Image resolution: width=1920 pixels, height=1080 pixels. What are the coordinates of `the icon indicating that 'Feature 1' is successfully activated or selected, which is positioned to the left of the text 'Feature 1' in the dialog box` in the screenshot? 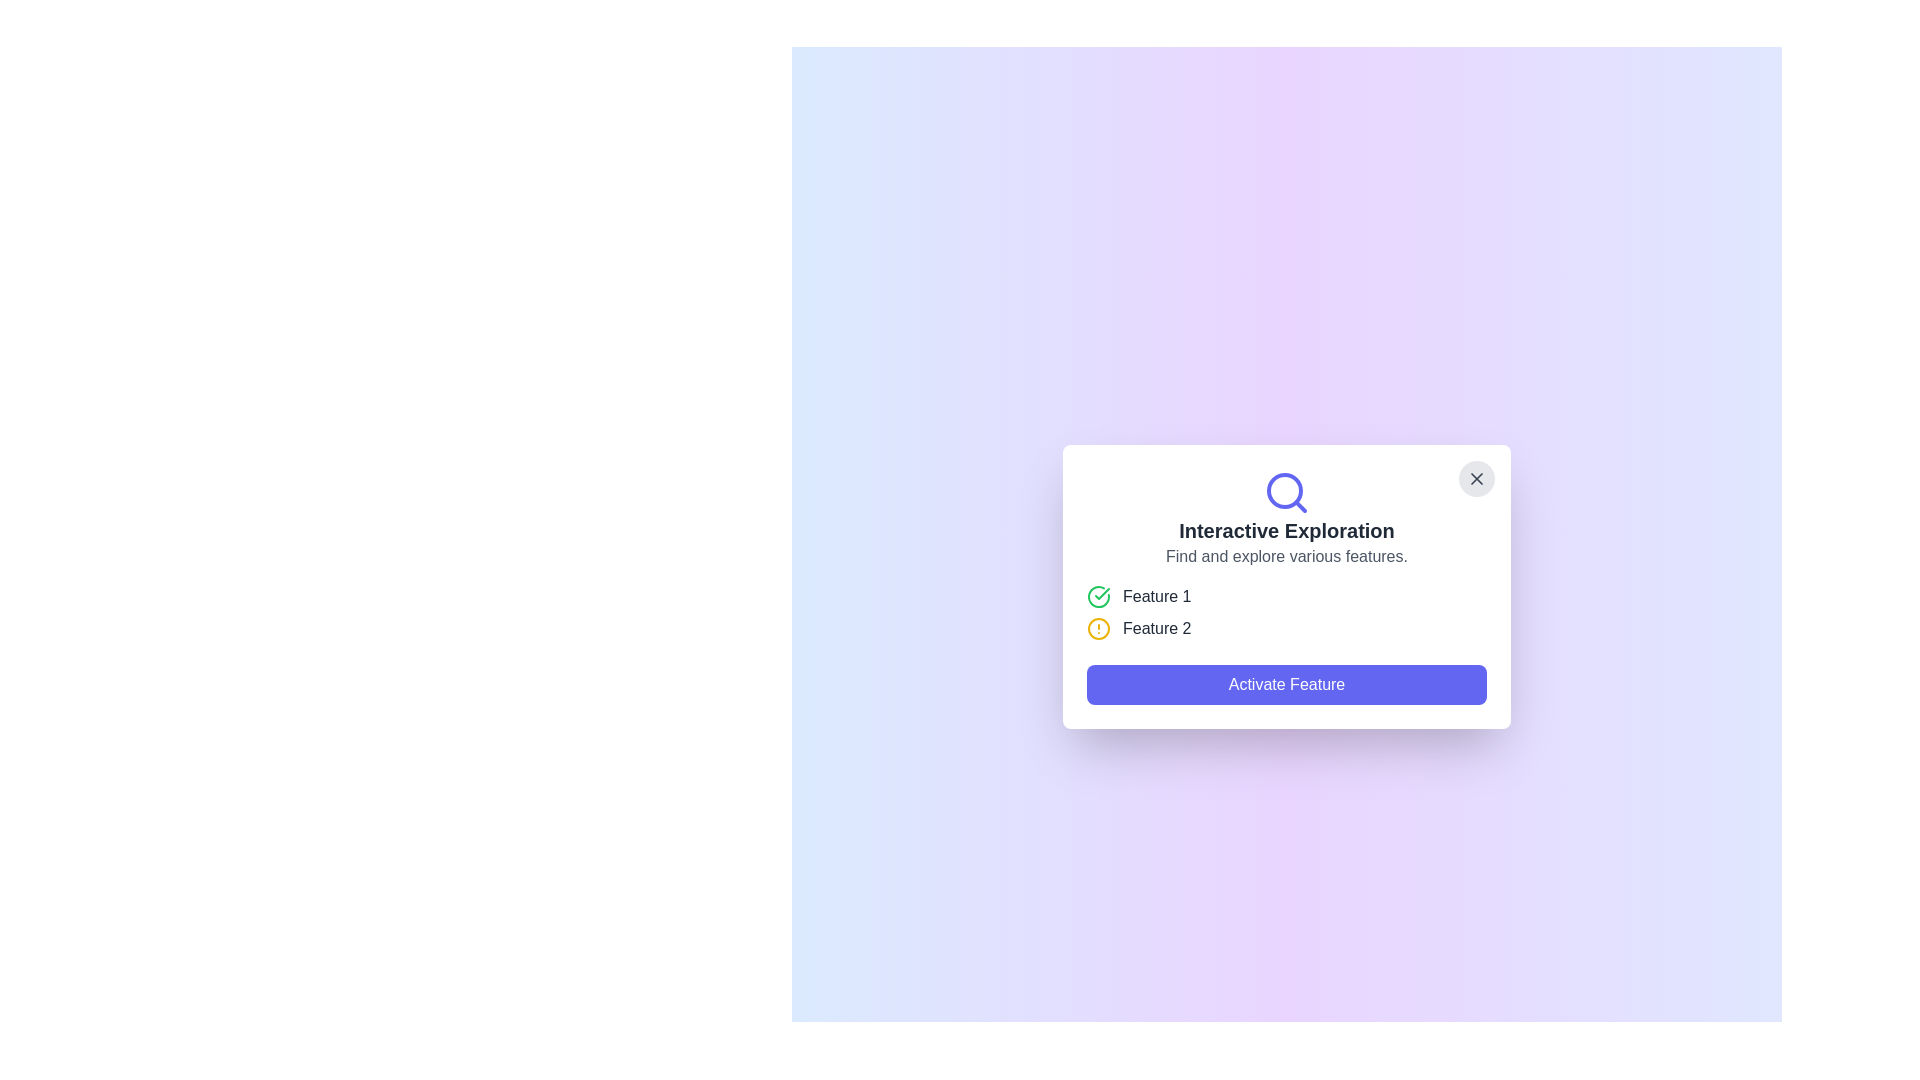 It's located at (1098, 596).